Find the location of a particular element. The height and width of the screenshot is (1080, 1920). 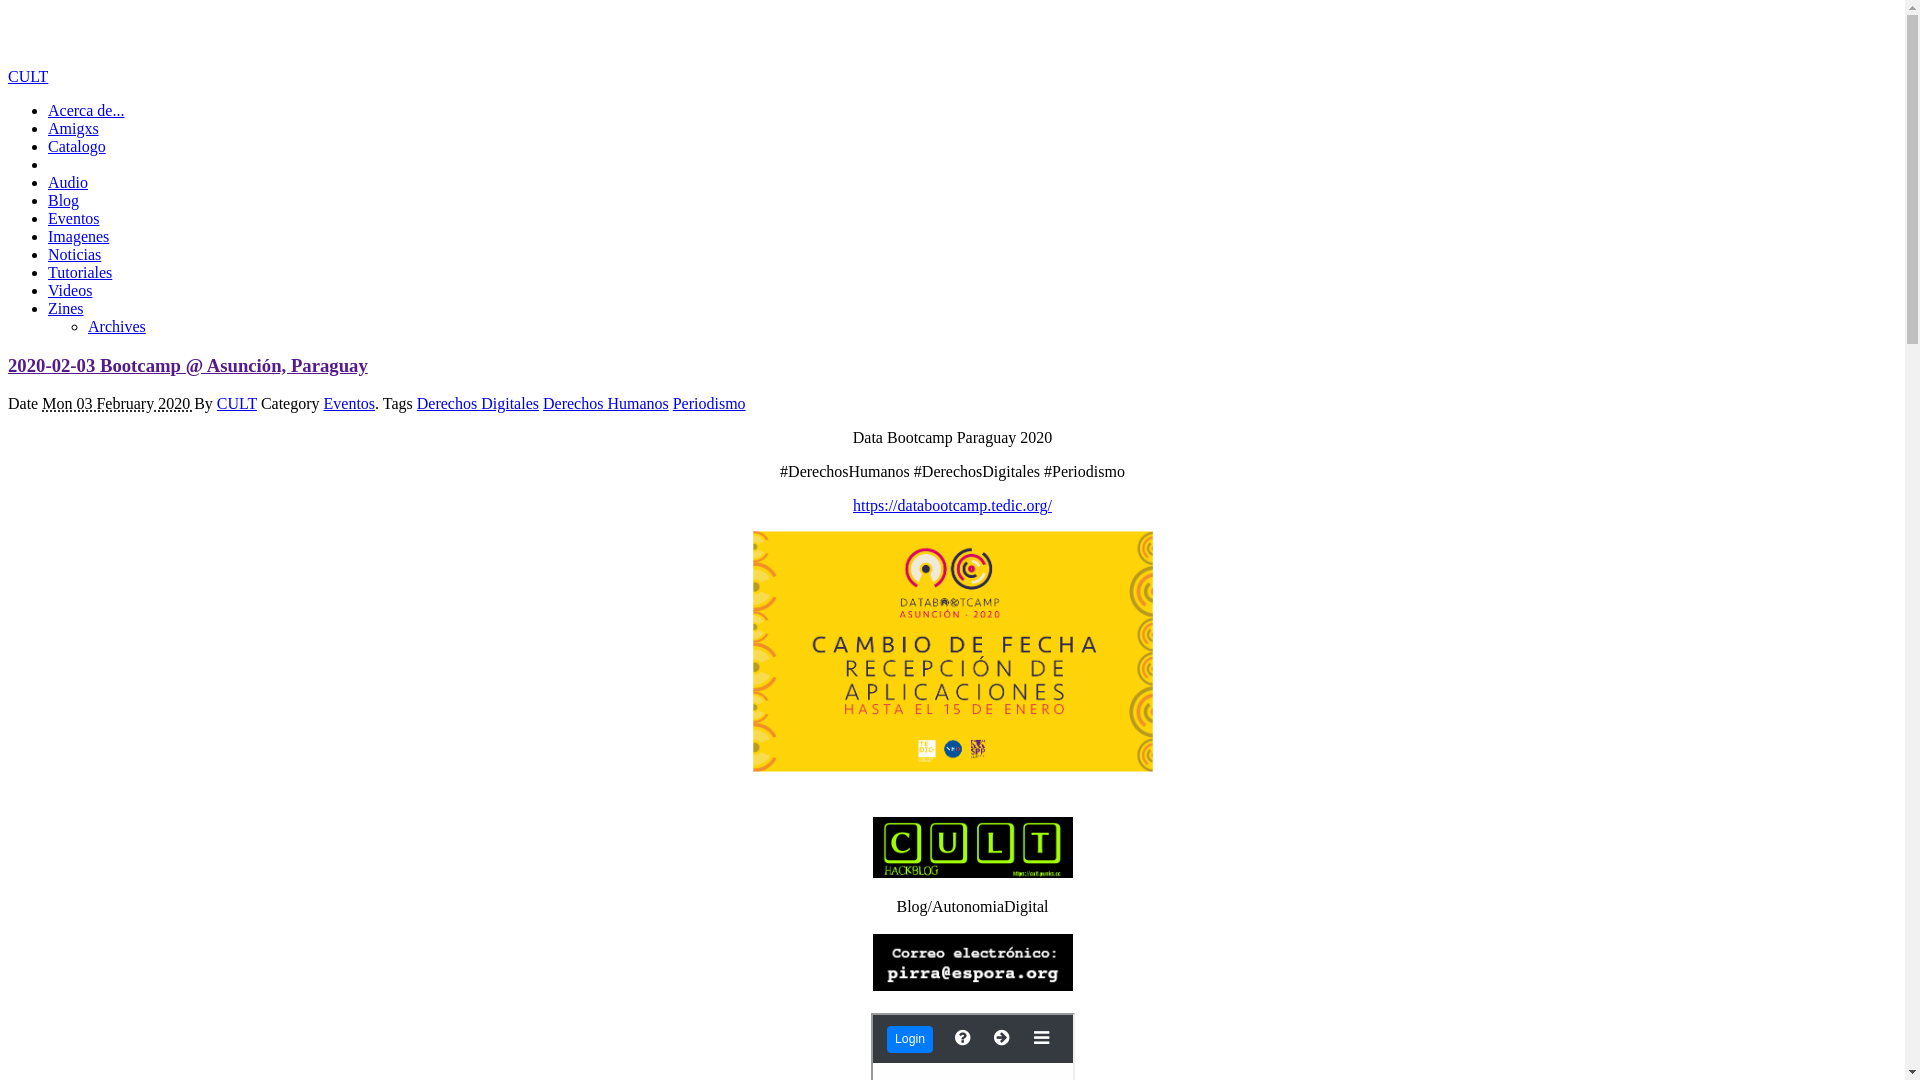

'Archives' is located at coordinates (115, 325).